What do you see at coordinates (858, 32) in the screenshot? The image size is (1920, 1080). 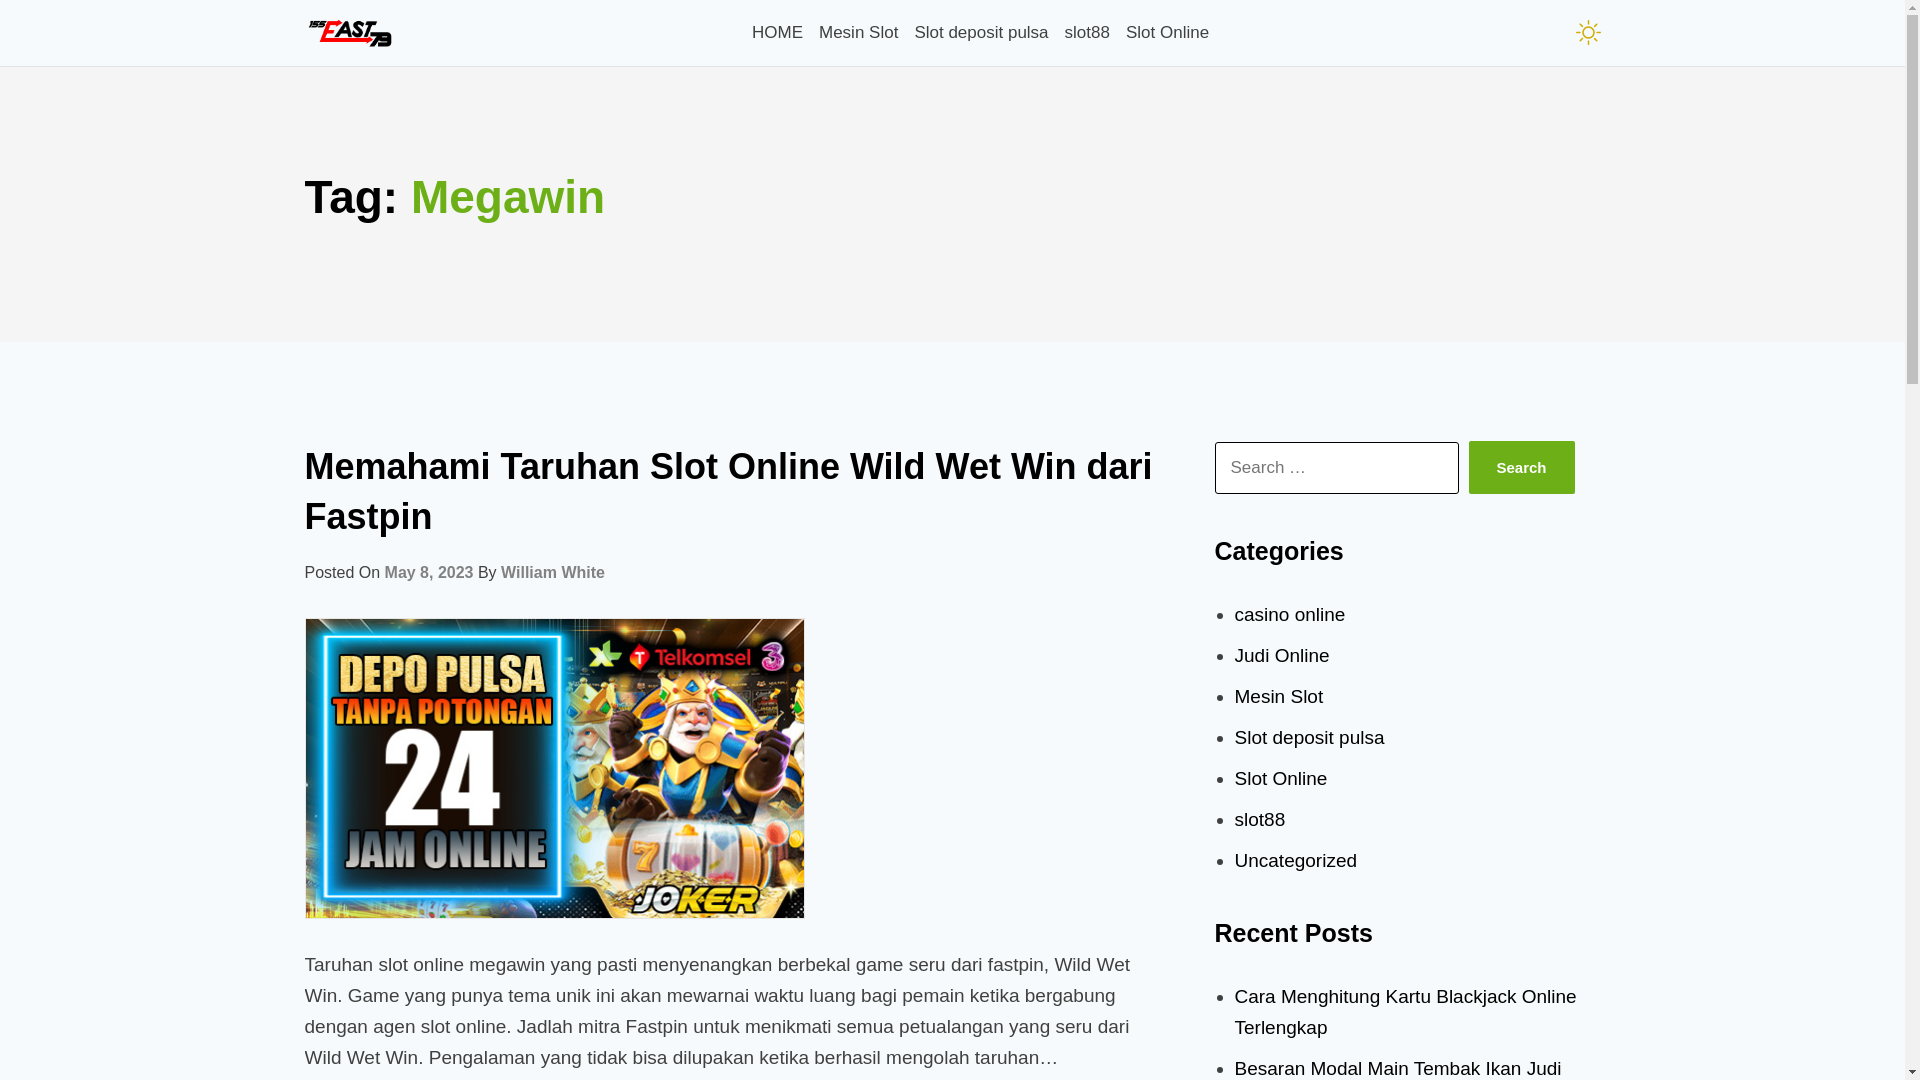 I see `'Mesin Slot'` at bounding box center [858, 32].